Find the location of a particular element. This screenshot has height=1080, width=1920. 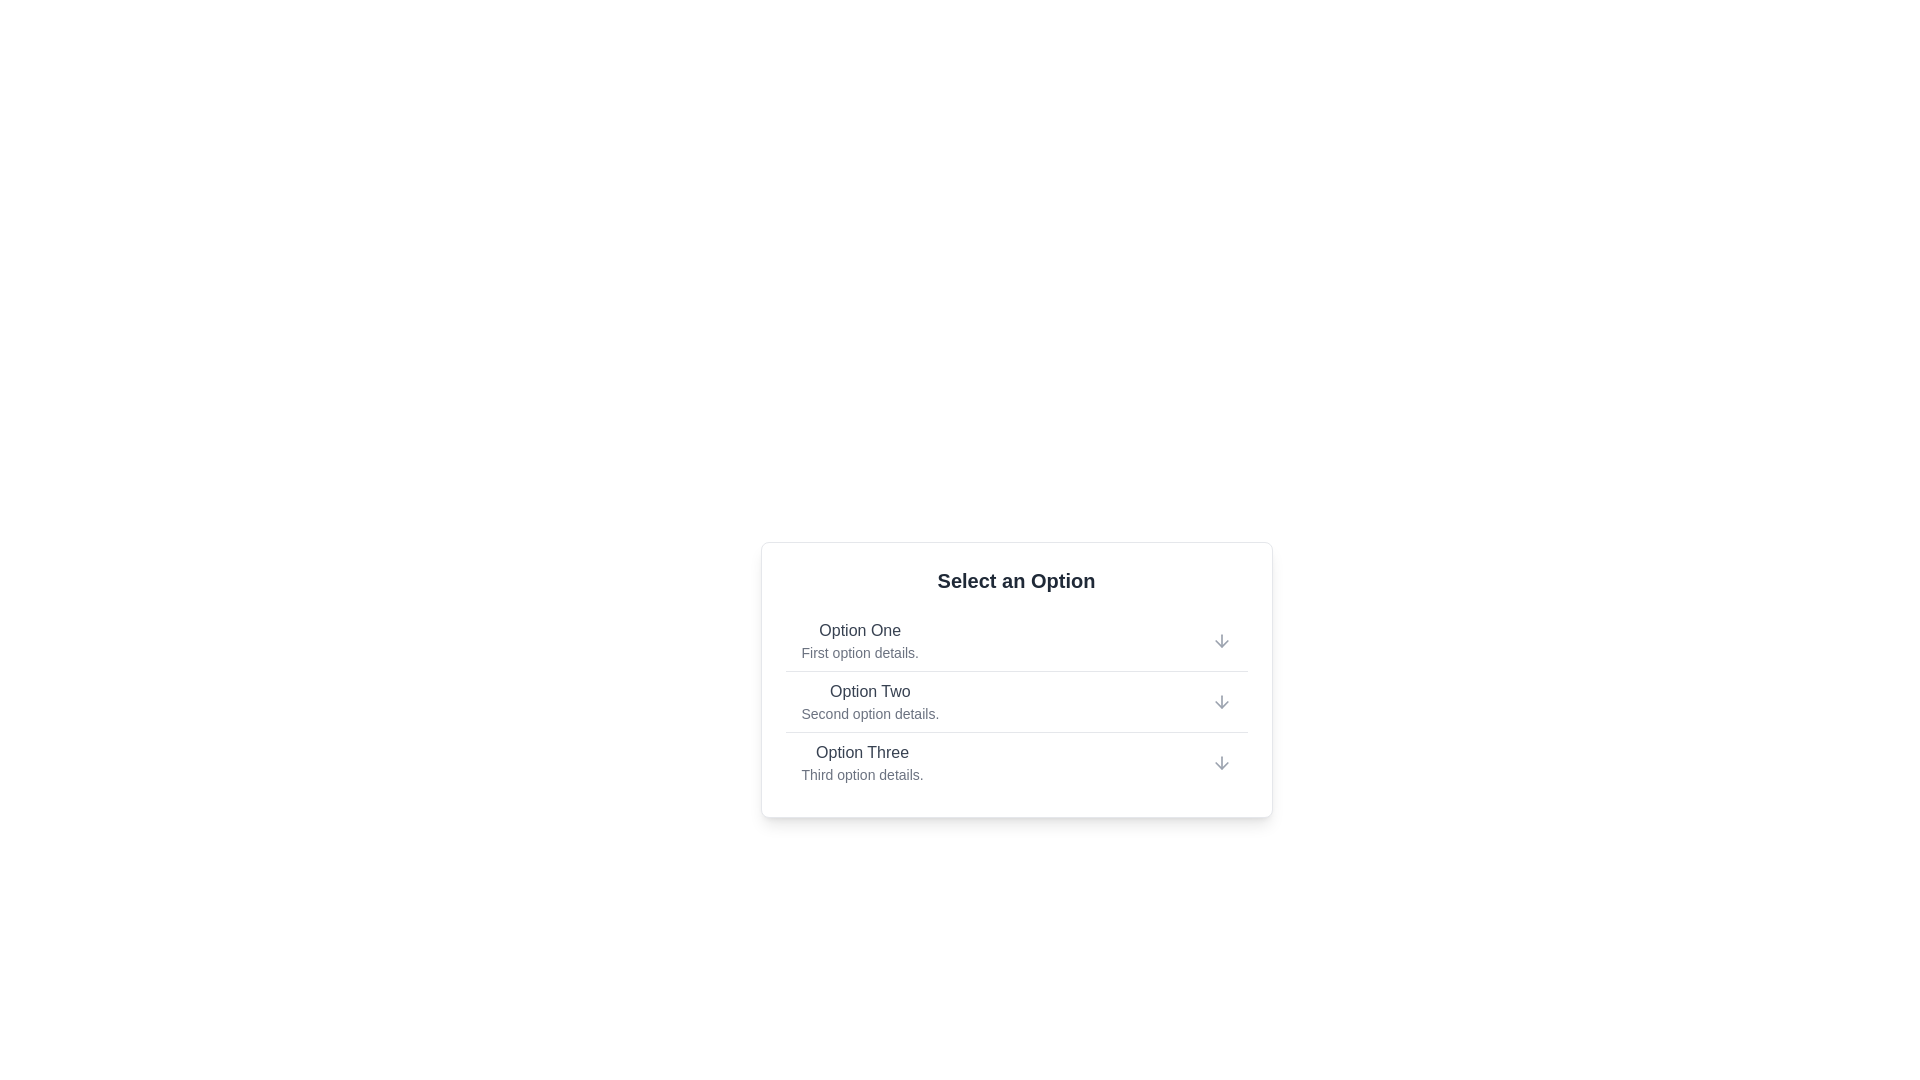

the dropdown-like list of selectable options is located at coordinates (1016, 678).